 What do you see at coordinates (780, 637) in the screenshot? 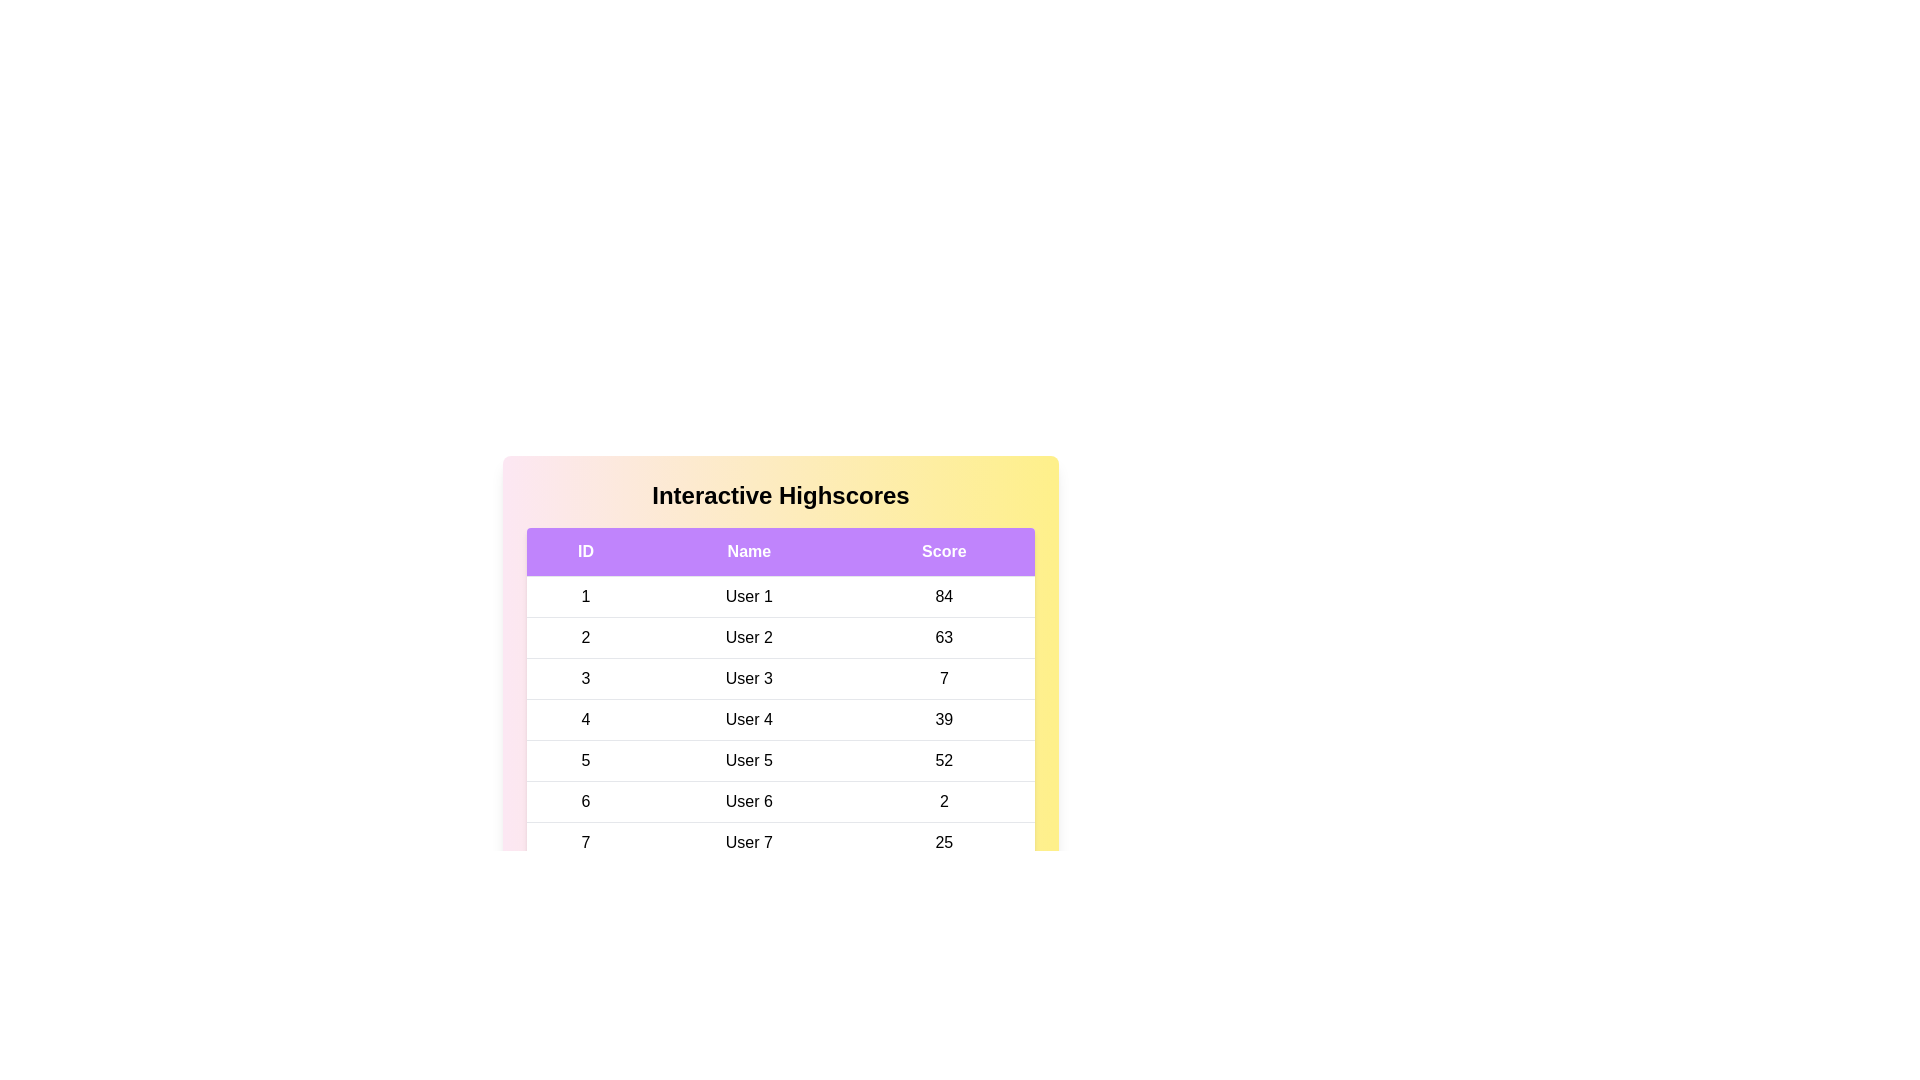
I see `the row corresponding to 2` at bounding box center [780, 637].